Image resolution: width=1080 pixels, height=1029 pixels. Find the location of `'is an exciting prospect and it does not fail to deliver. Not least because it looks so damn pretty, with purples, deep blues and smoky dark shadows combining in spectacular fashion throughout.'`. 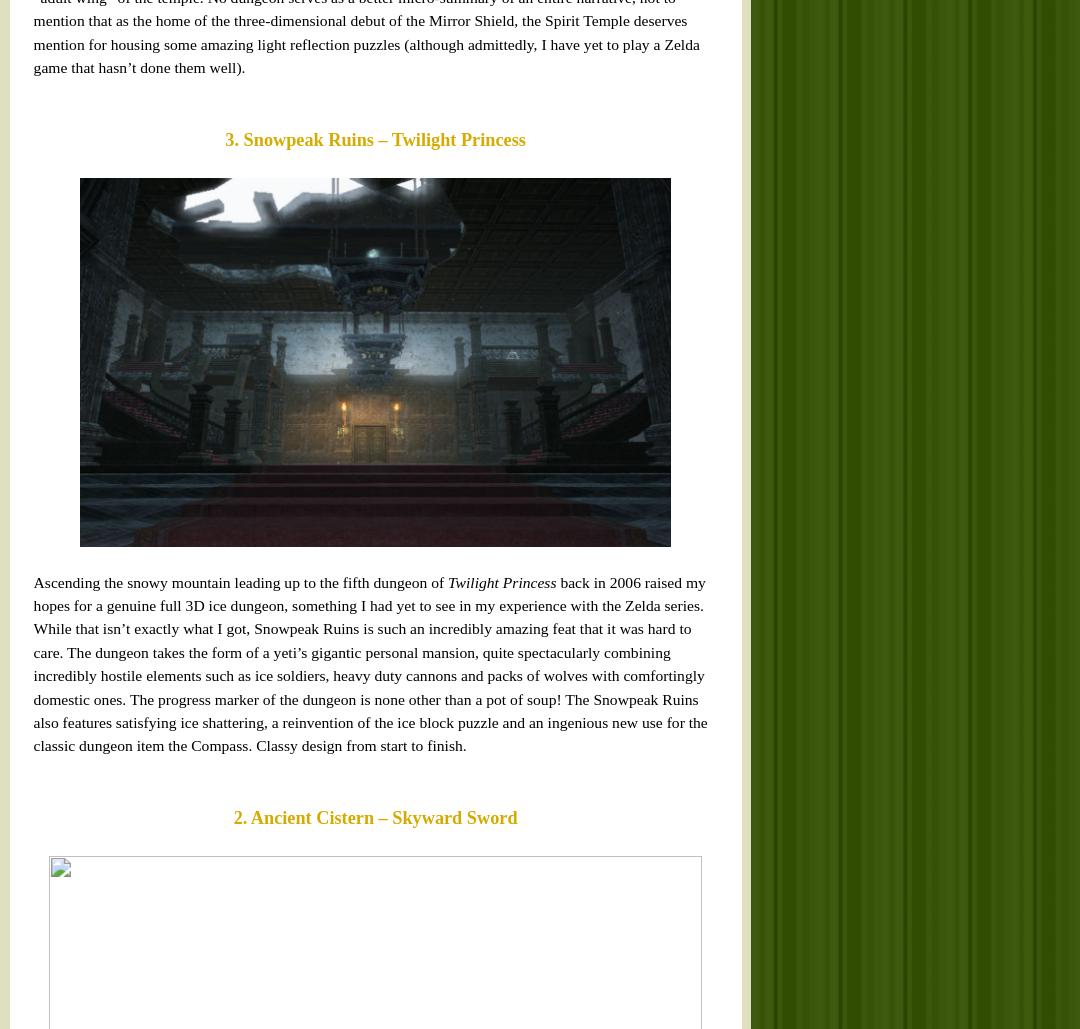

'is an exciting prospect and it does not fail to deliver. Not least because it looks so damn pretty, with purples, deep blues and smoky dark shadows combining in spectacular fashion throughout.' is located at coordinates (27, 757).